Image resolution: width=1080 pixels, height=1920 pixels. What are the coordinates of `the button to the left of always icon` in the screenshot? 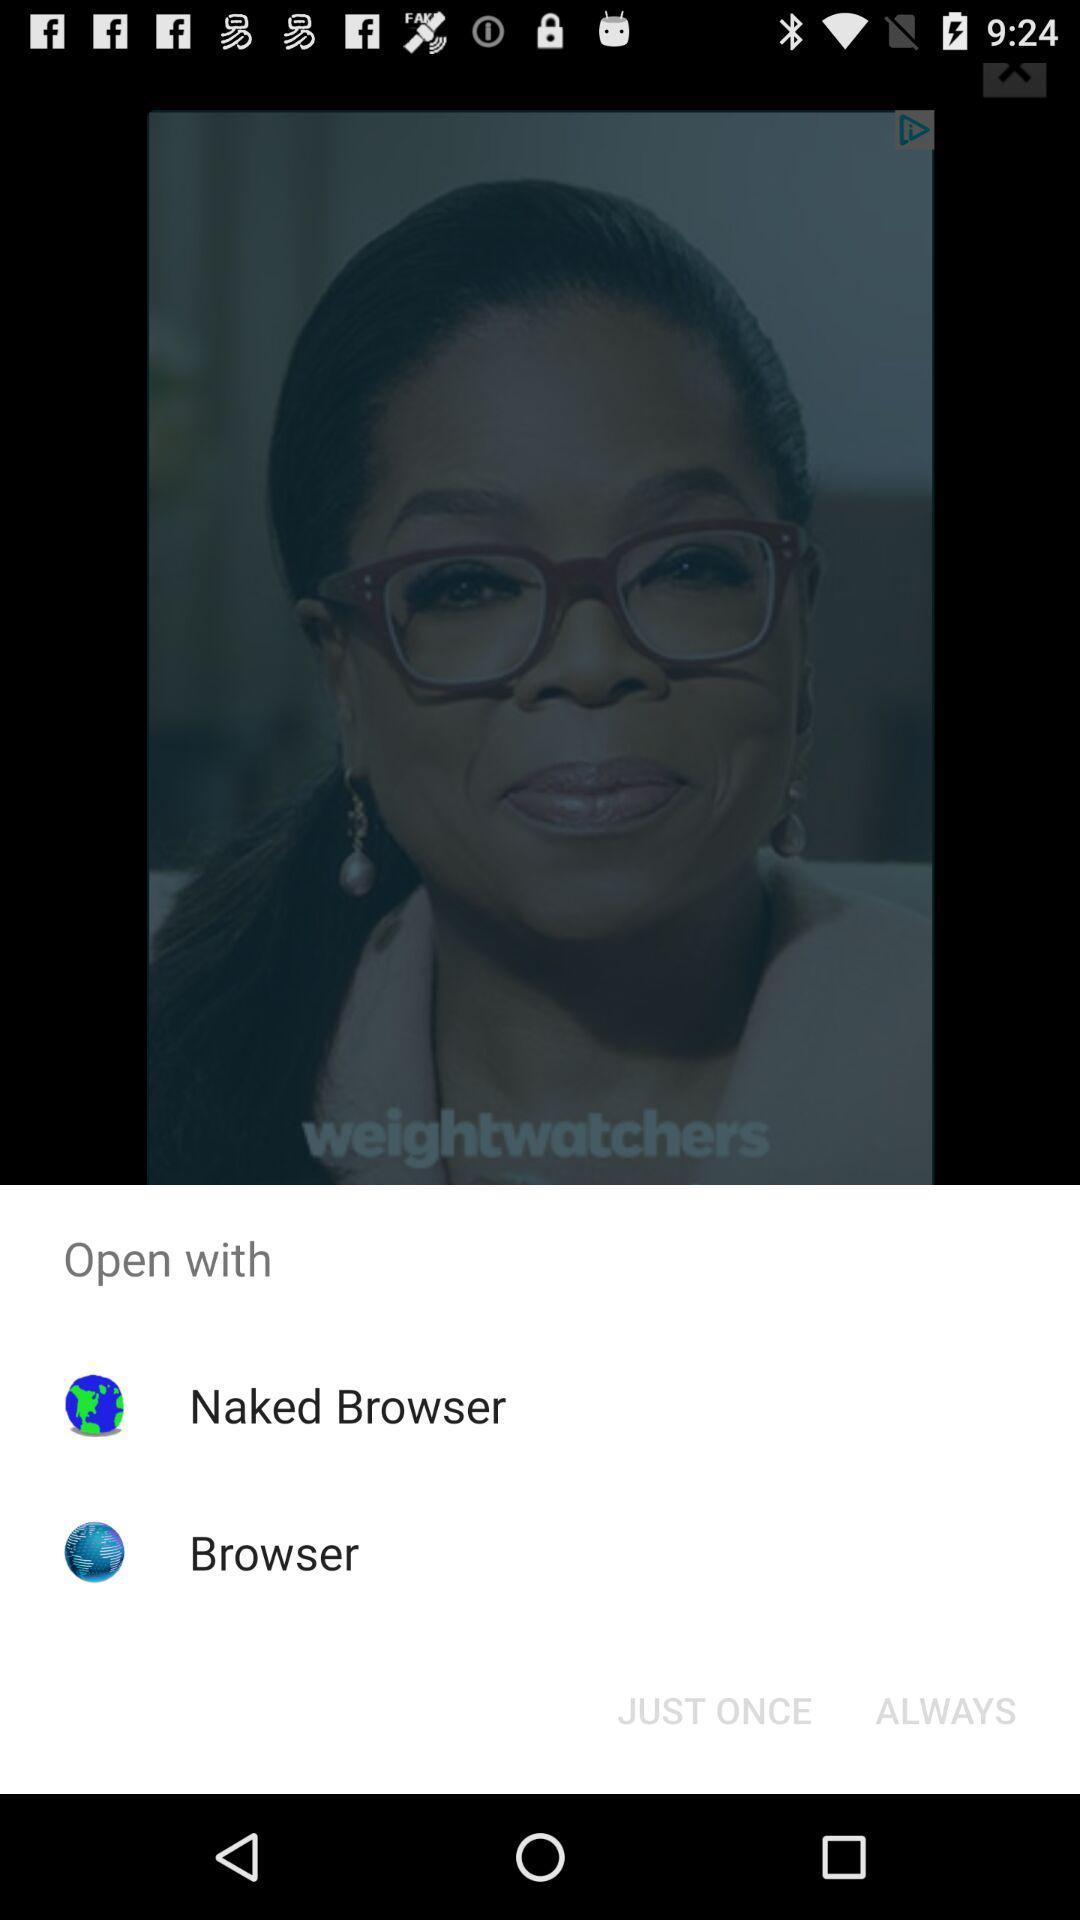 It's located at (713, 1708).